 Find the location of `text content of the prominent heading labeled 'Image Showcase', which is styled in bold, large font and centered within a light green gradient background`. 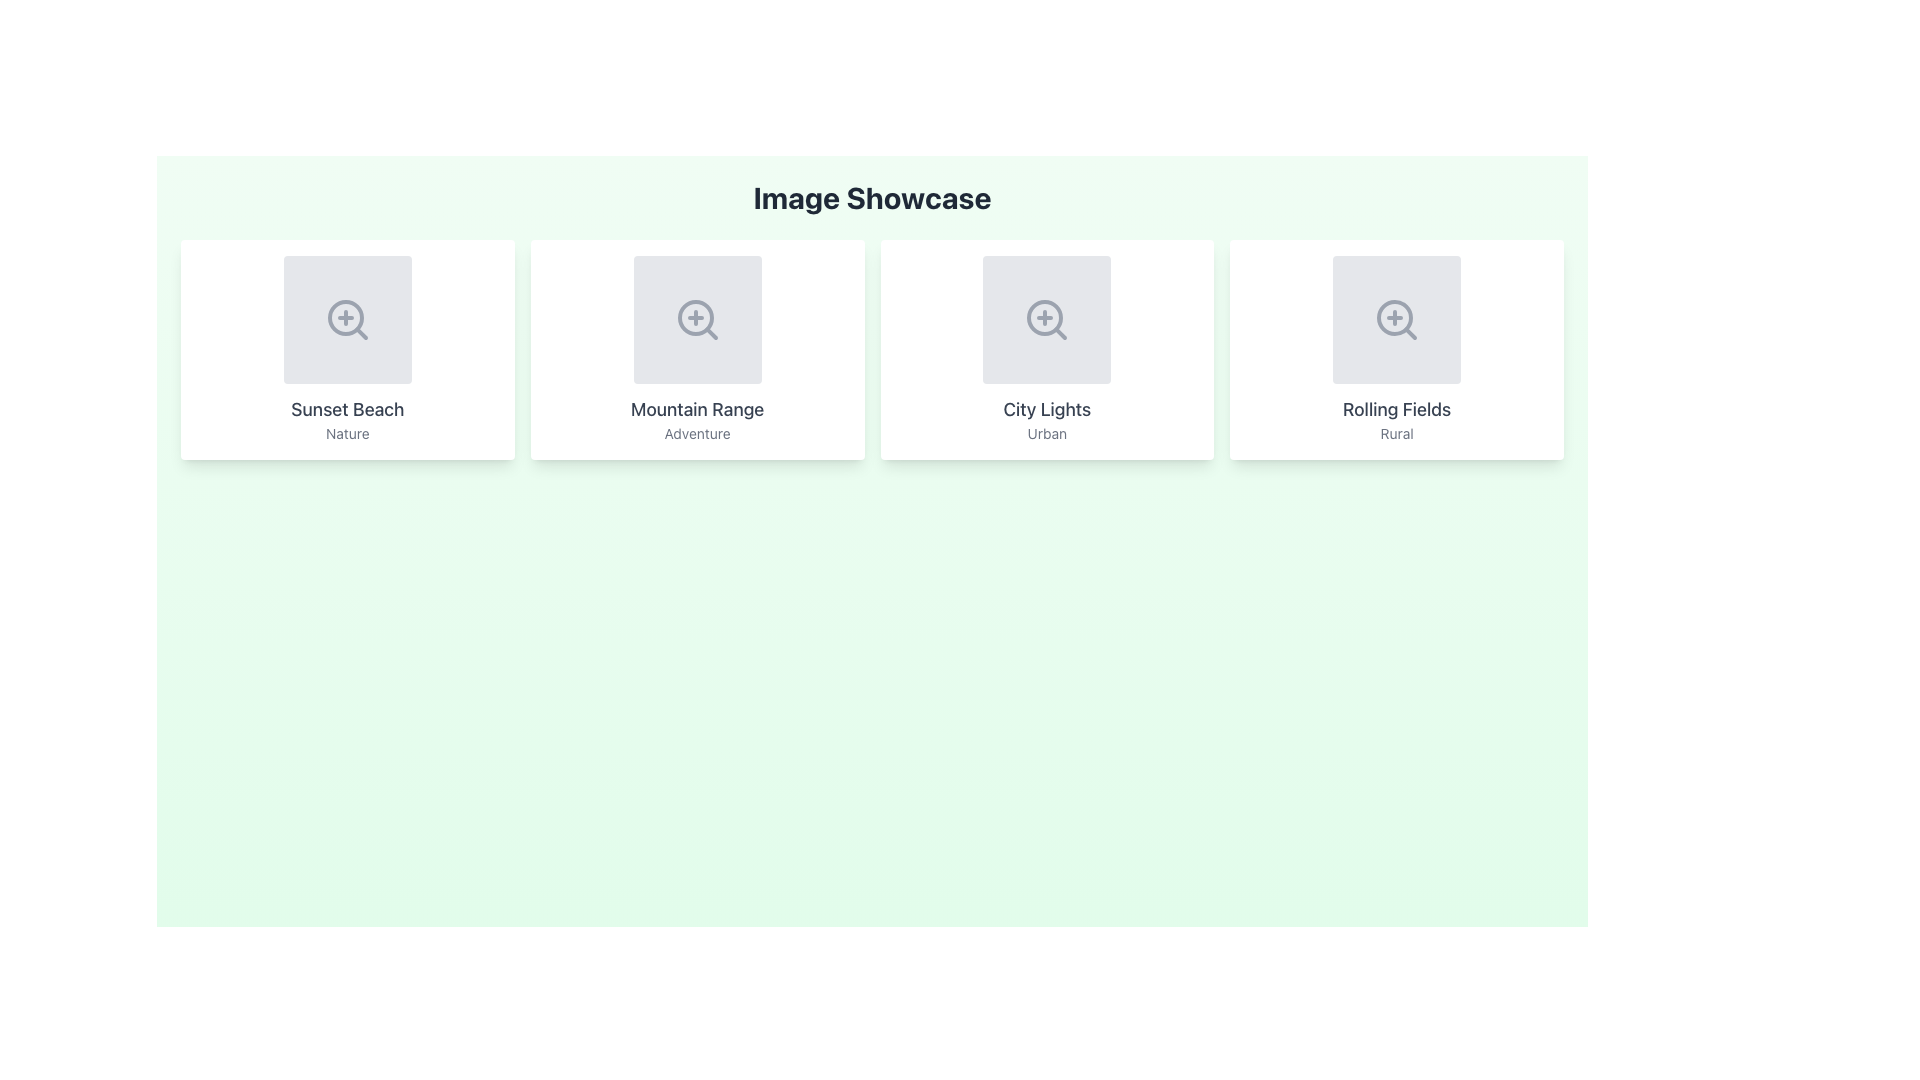

text content of the prominent heading labeled 'Image Showcase', which is styled in bold, large font and centered within a light green gradient background is located at coordinates (872, 197).